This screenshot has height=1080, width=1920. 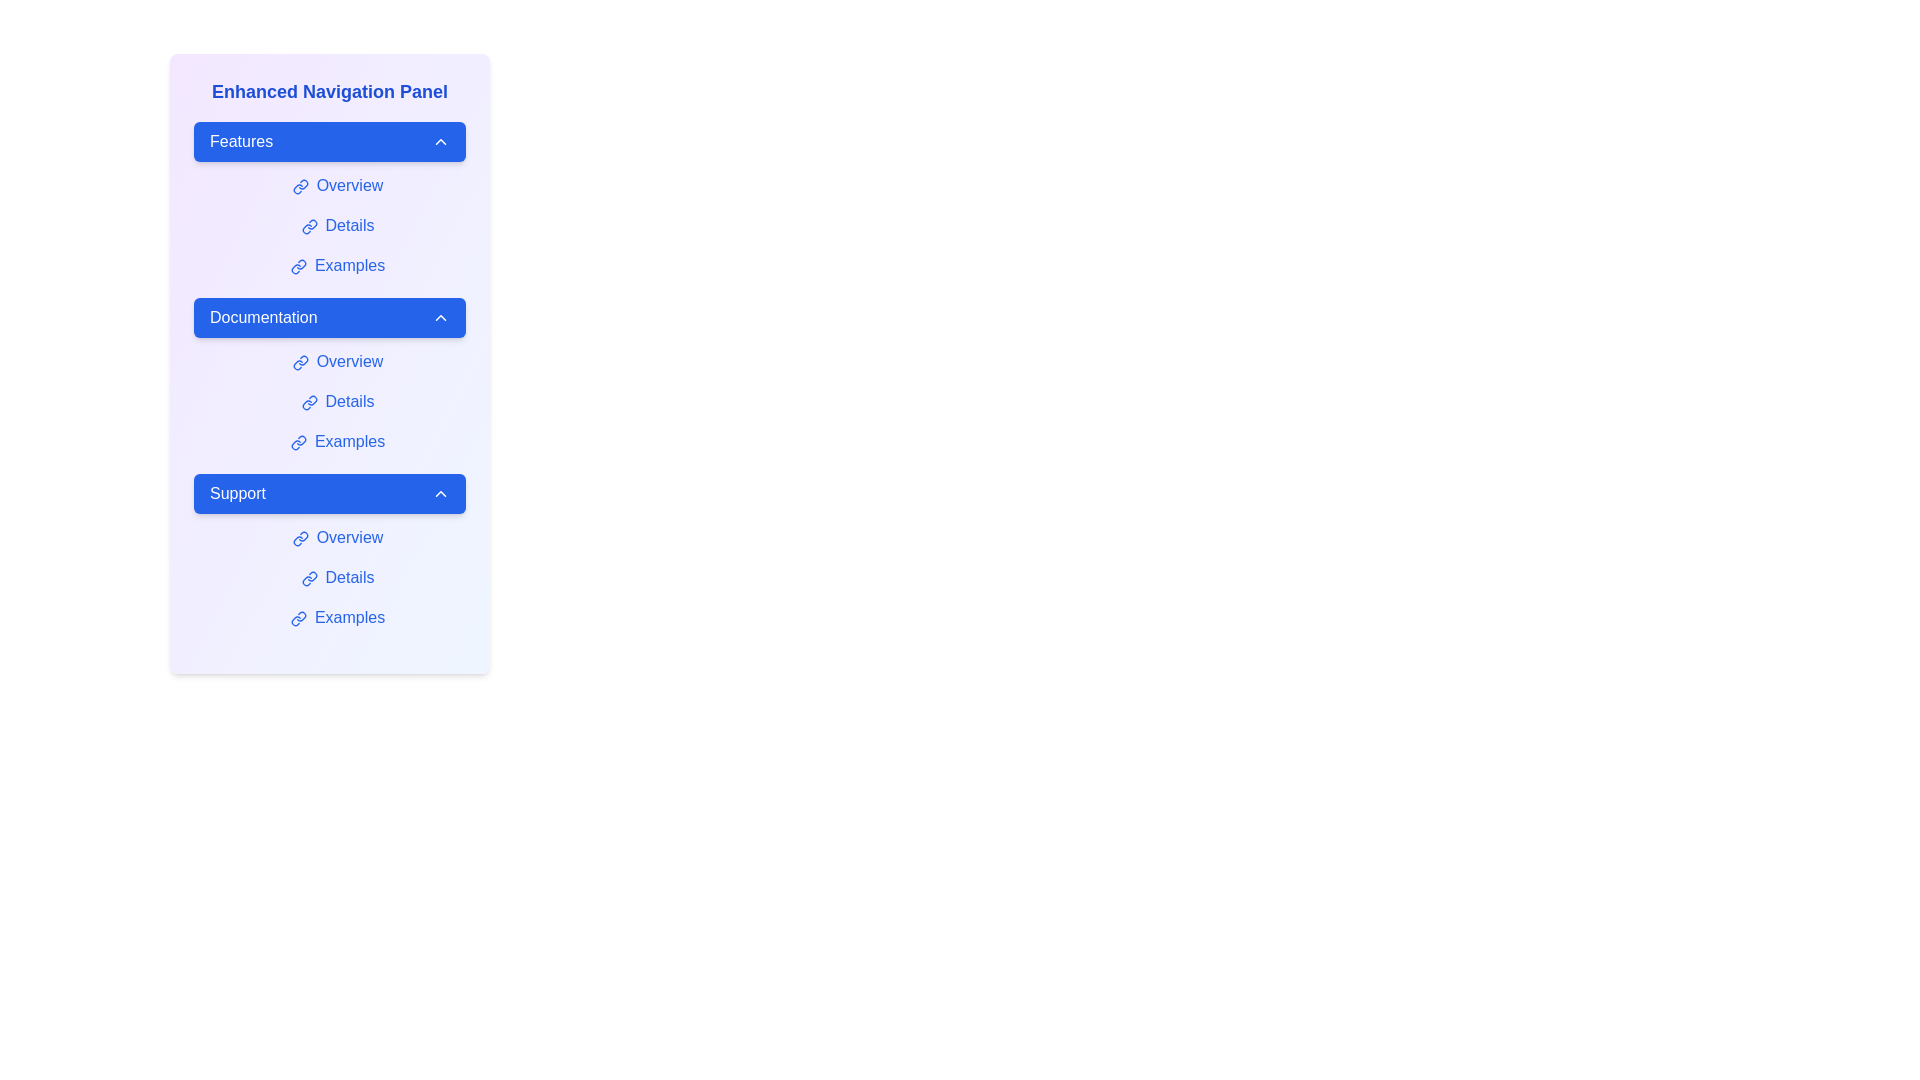 I want to click on the decorative icon located in the 'Documentation' section of the navigation panel, which is the first item to the left of the 'Examples' link text, so click(x=297, y=441).